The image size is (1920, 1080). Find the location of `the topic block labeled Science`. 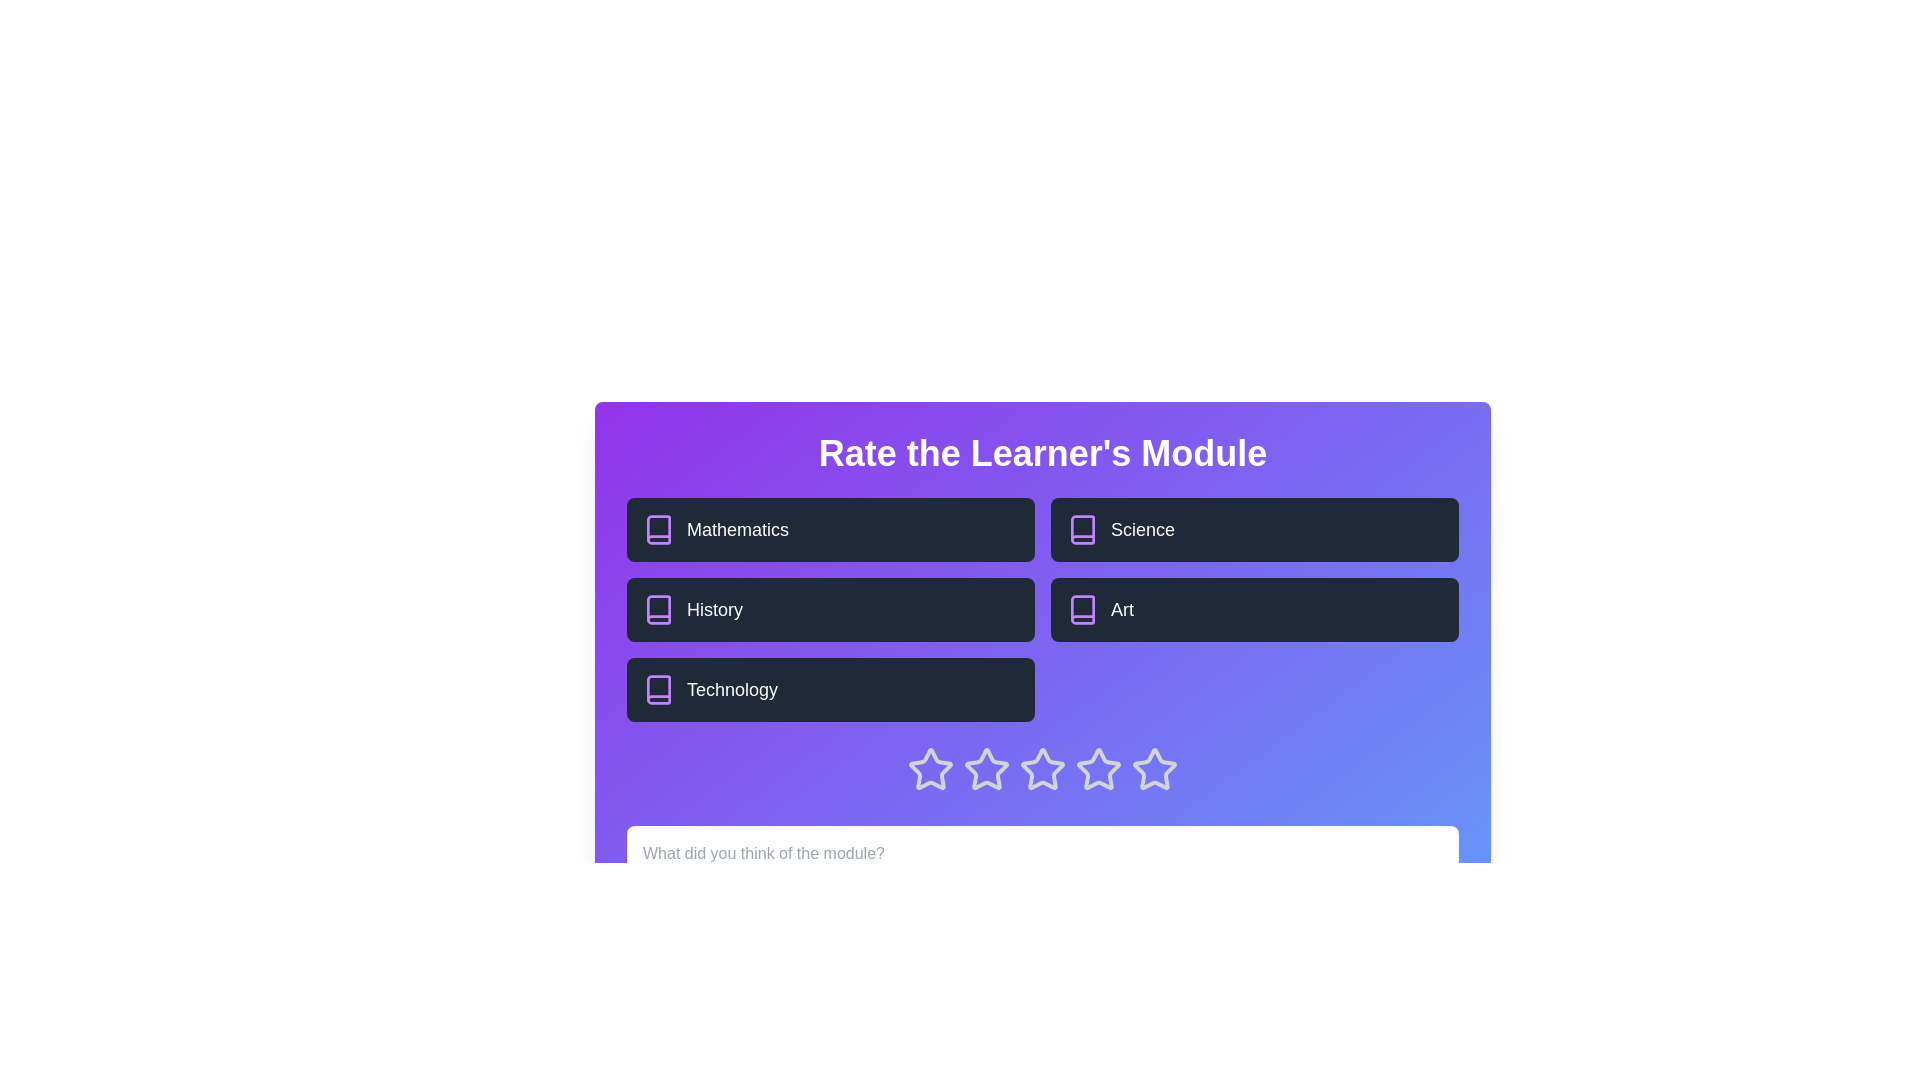

the topic block labeled Science is located at coordinates (1253, 528).